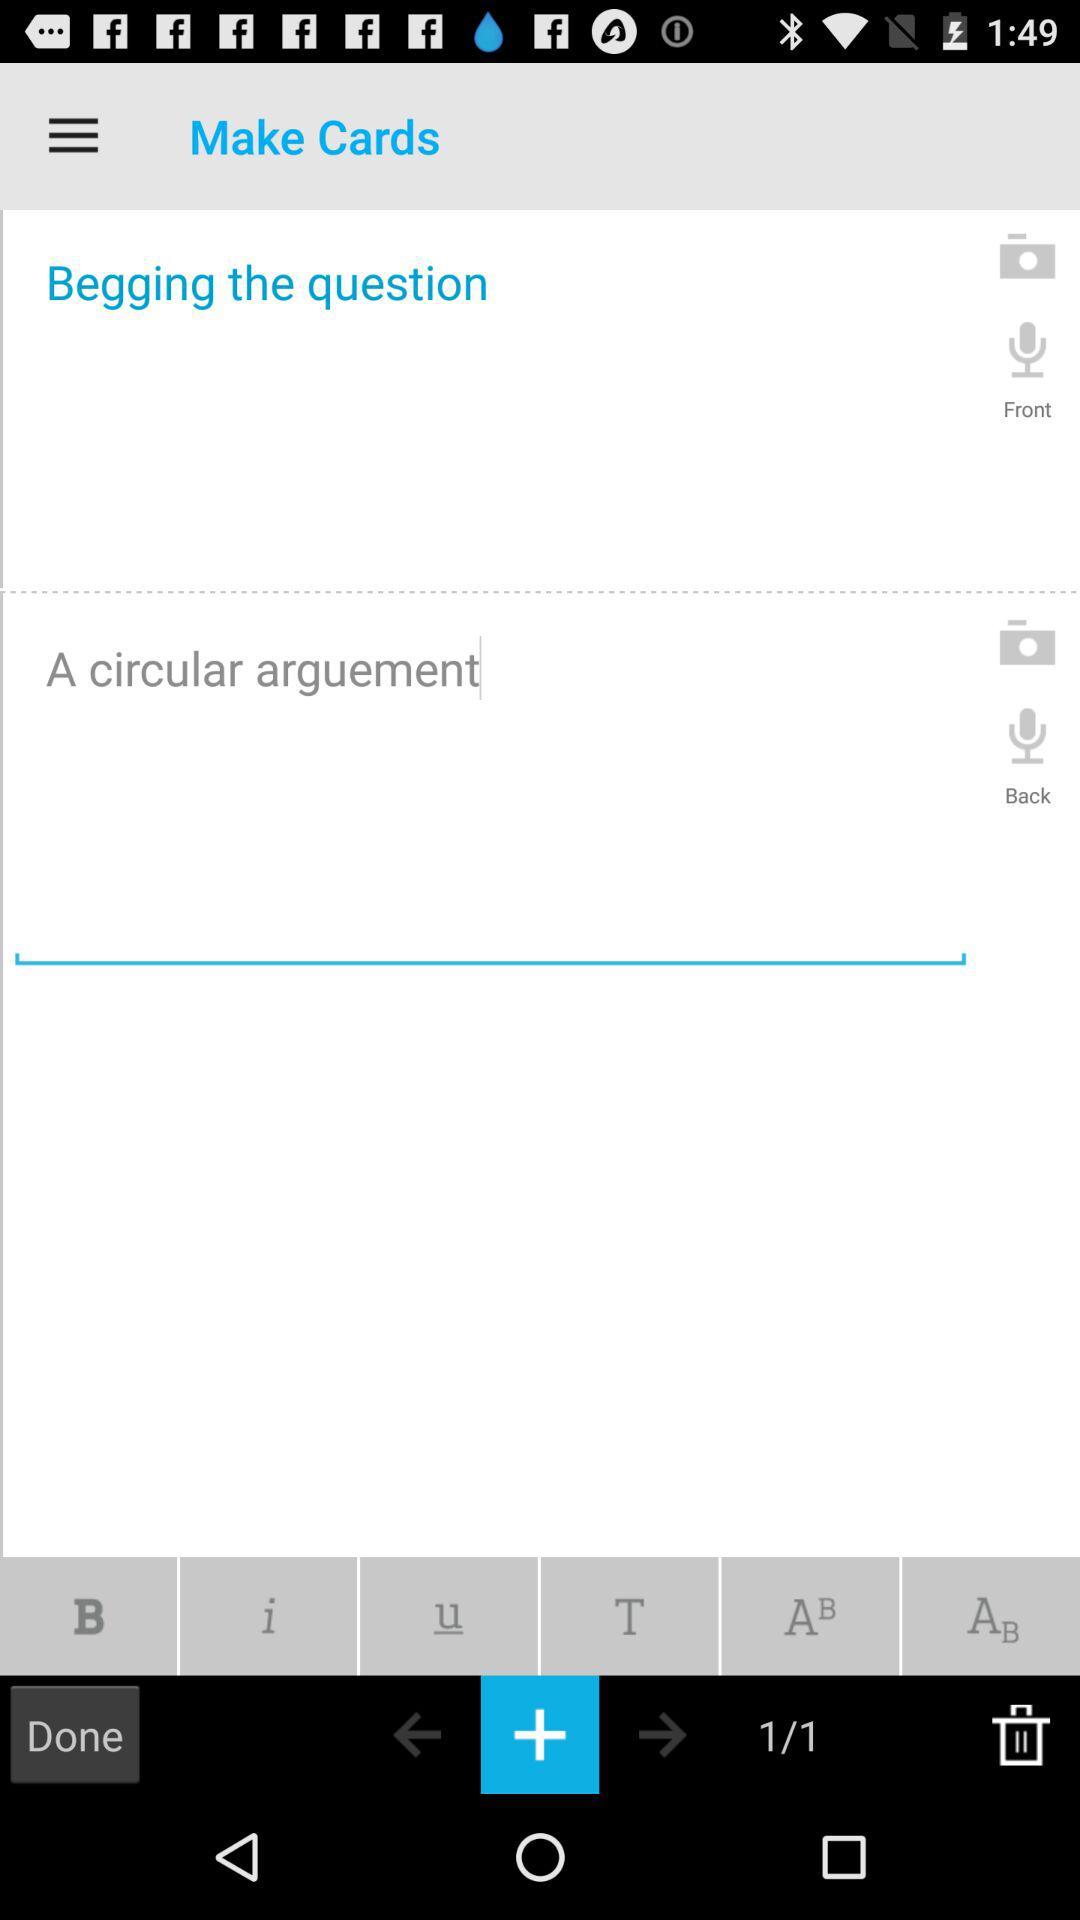 This screenshot has width=1080, height=1920. I want to click on the done icon, so click(73, 1733).